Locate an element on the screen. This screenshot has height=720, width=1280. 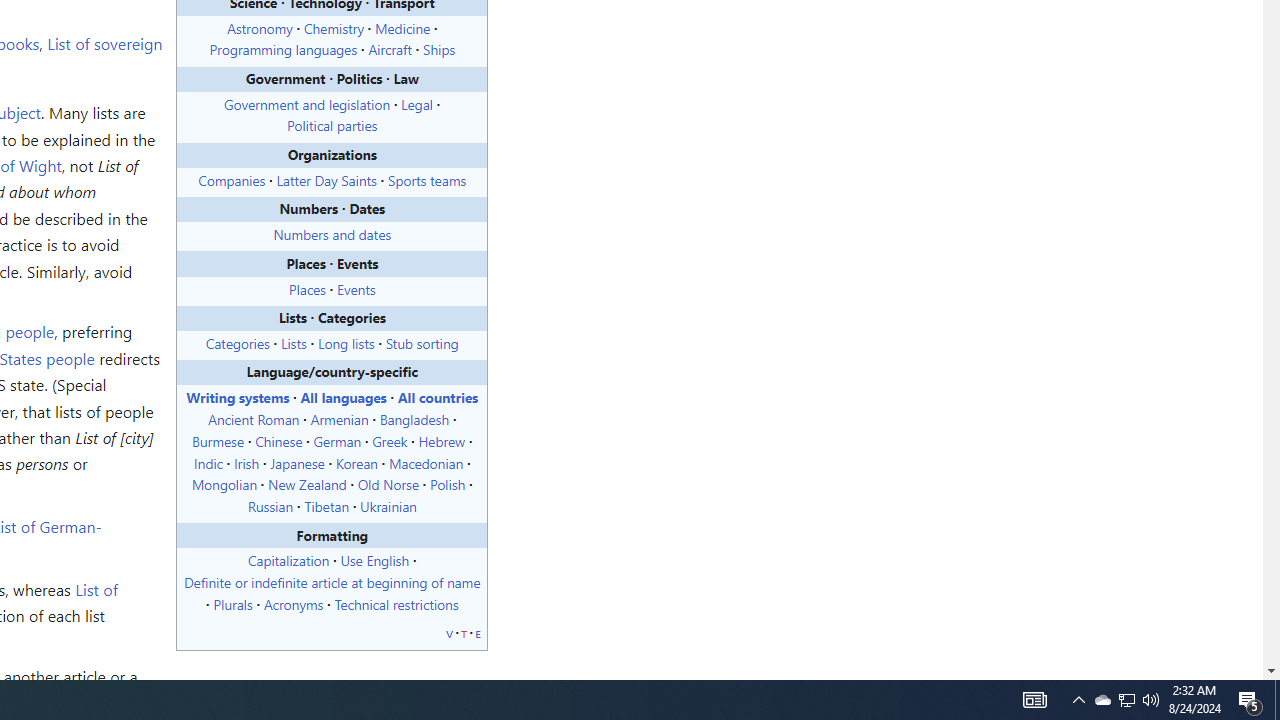
'Definite or indefinite article at beginning of name' is located at coordinates (332, 582).